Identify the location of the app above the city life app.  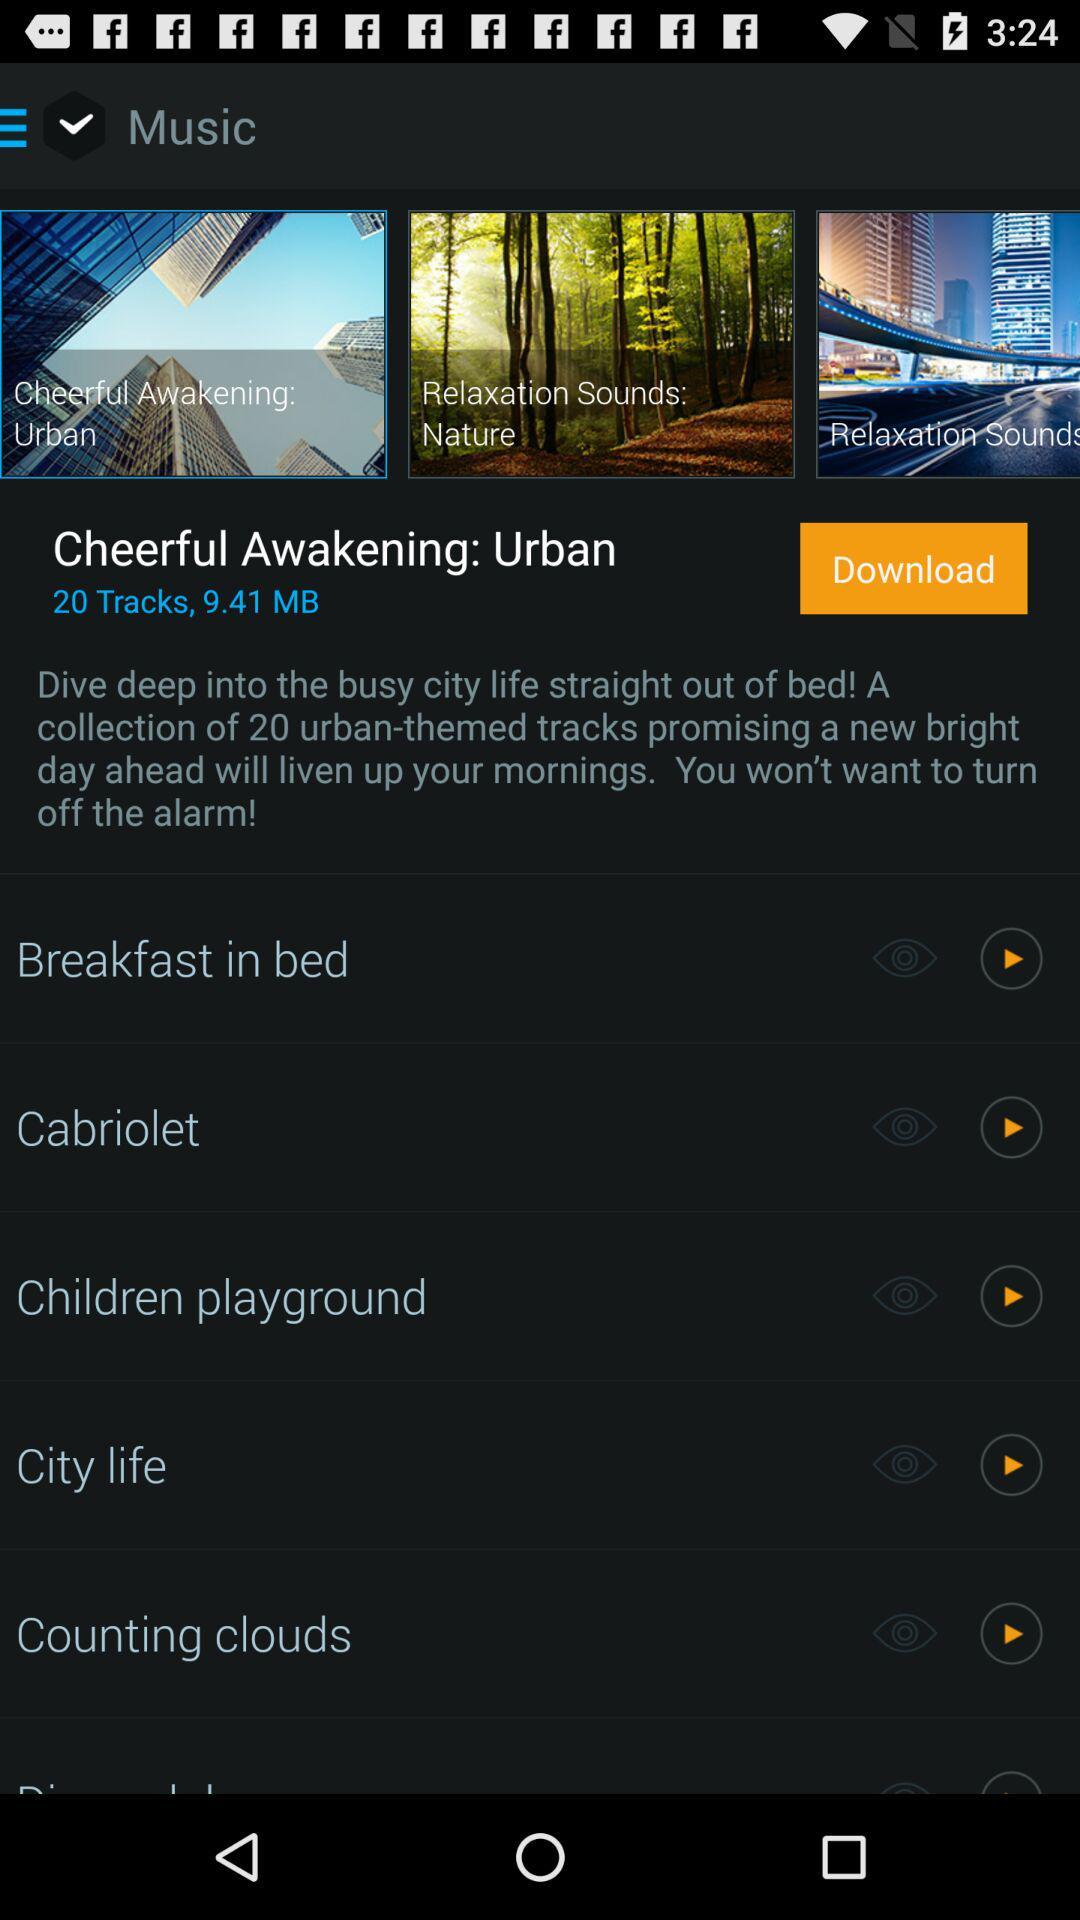
(432, 1295).